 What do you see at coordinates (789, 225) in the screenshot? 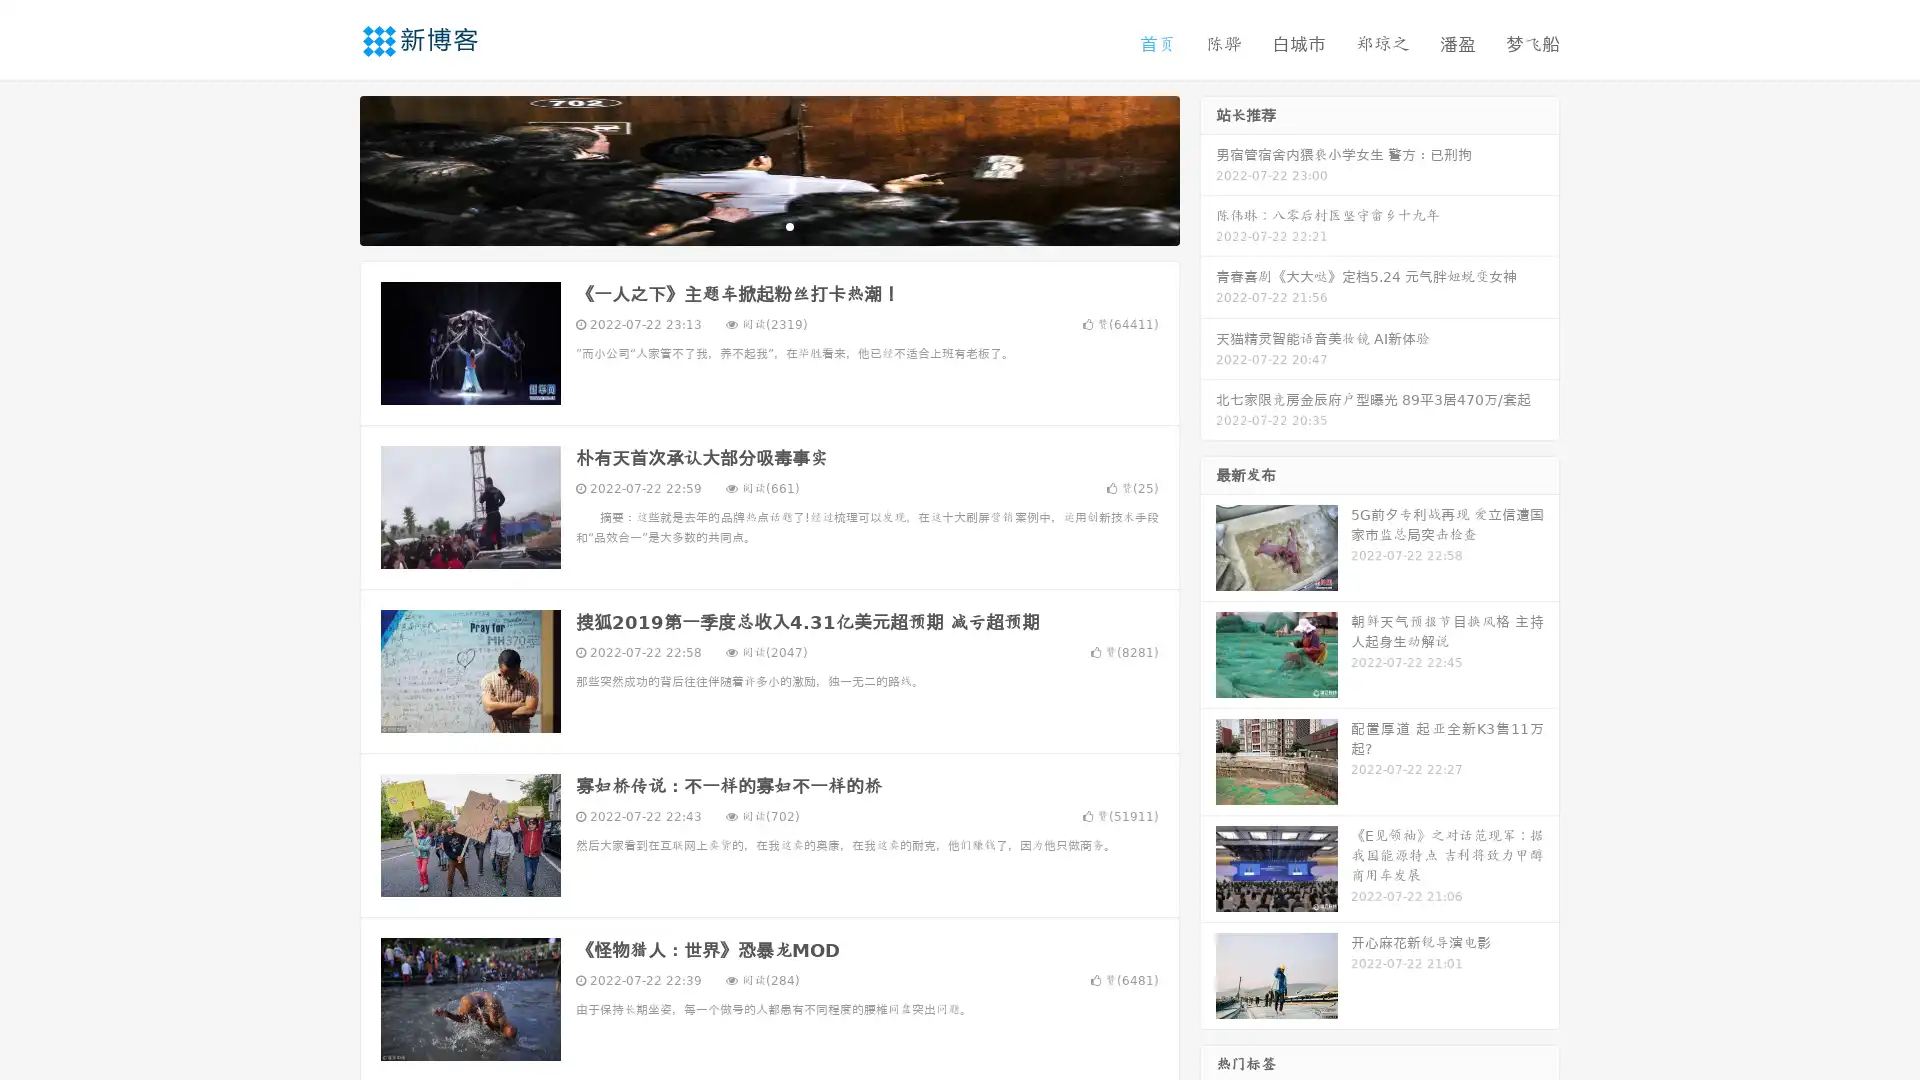
I see `Go to slide 3` at bounding box center [789, 225].